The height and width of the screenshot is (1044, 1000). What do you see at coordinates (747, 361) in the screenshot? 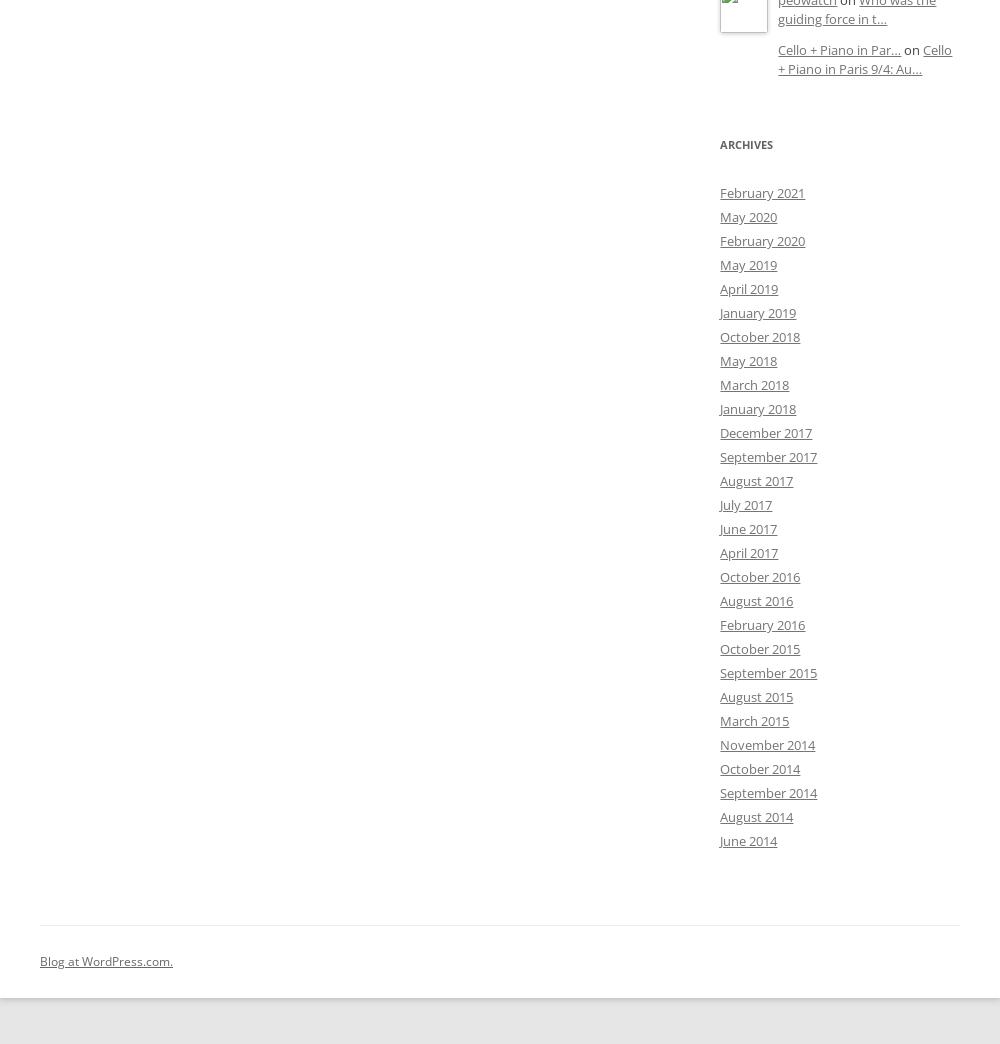
I see `'May 2018'` at bounding box center [747, 361].